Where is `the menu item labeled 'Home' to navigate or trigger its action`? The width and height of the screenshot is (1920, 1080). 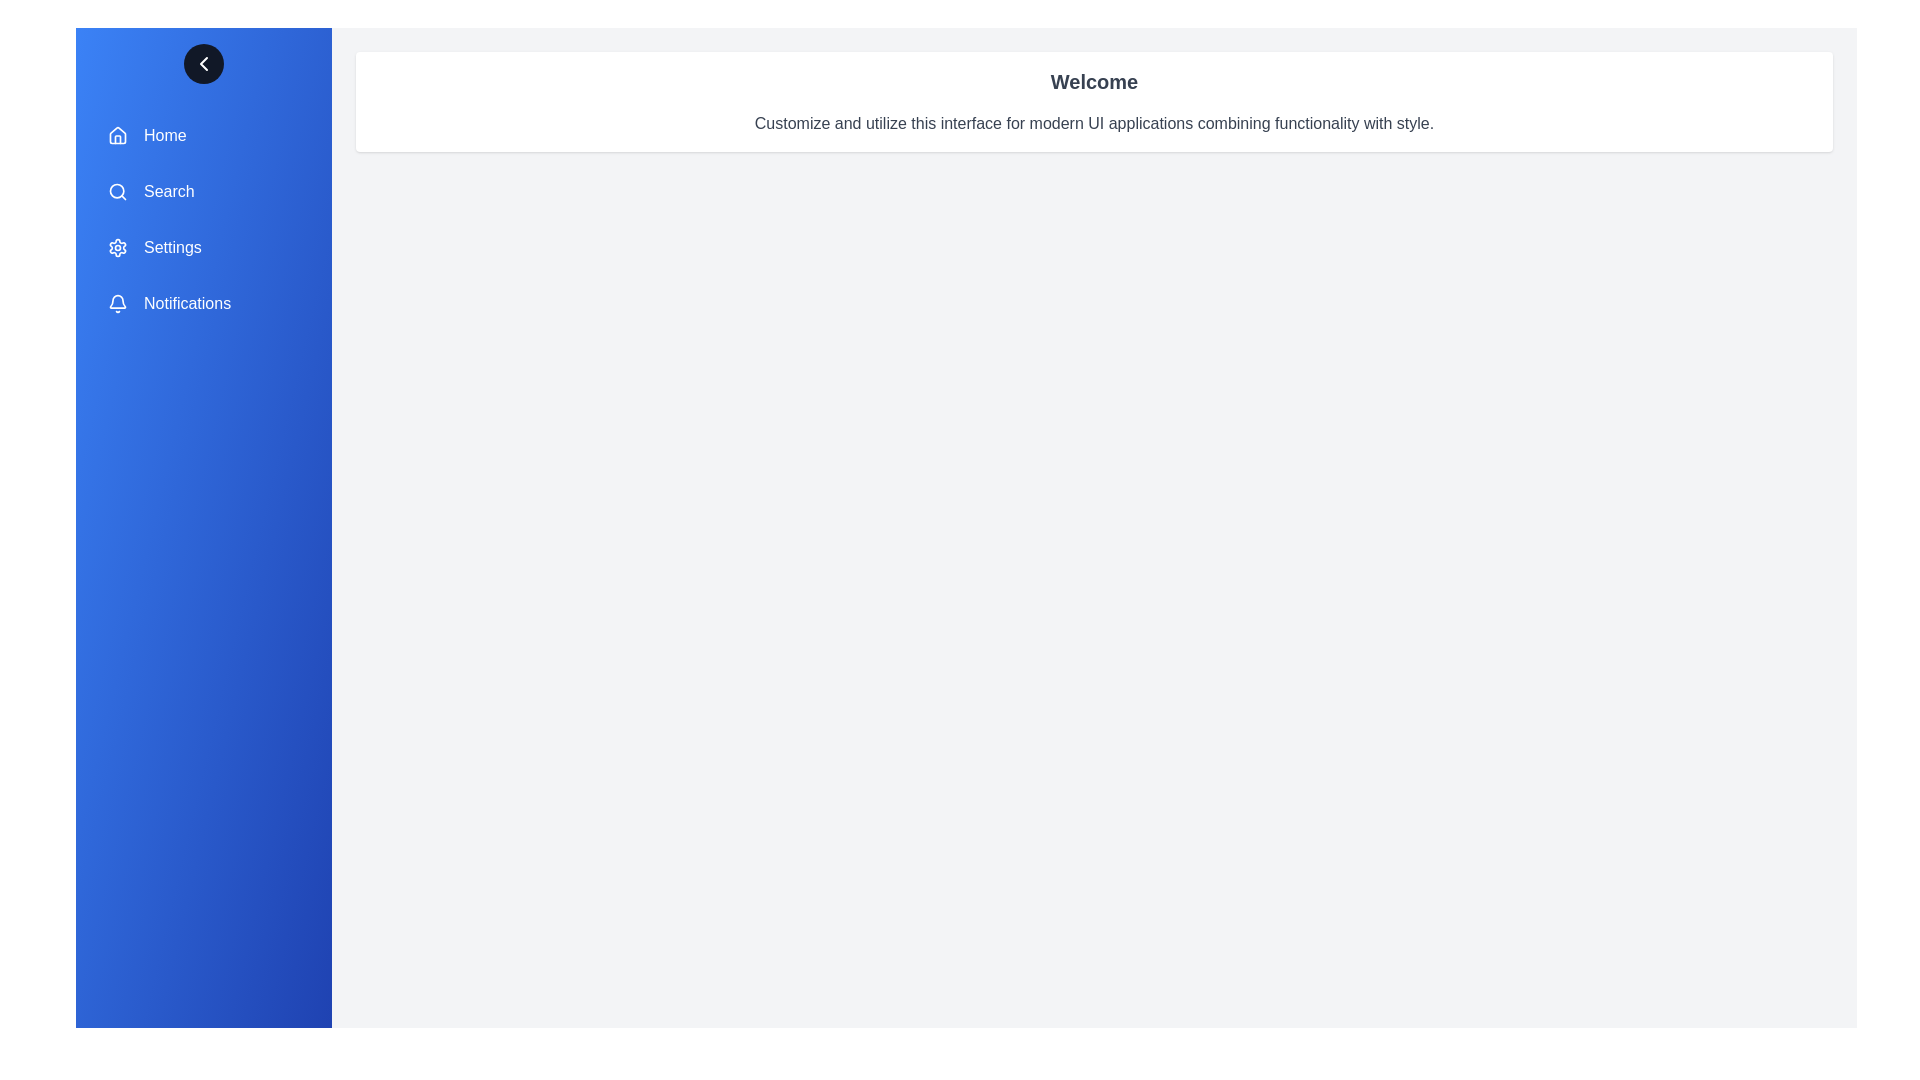 the menu item labeled 'Home' to navigate or trigger its action is located at coordinates (203, 135).